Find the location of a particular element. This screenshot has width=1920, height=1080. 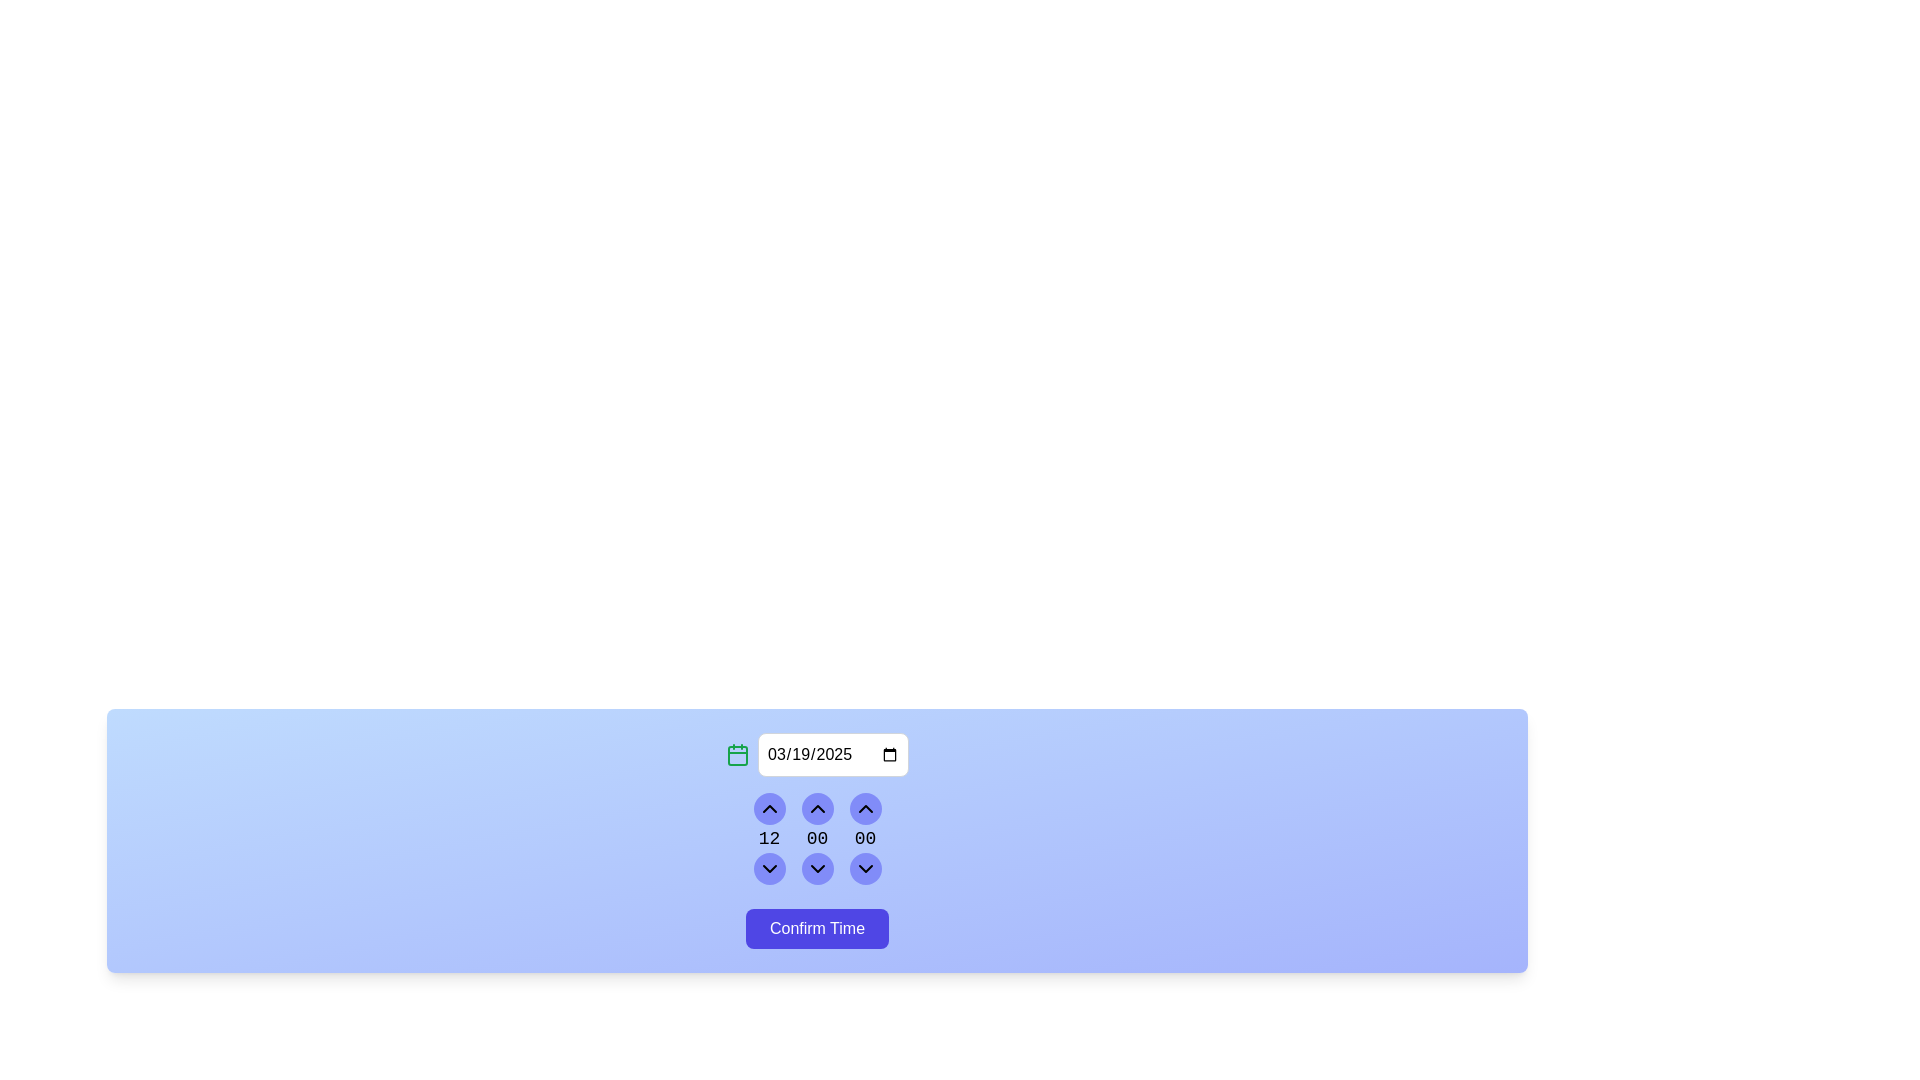

the downward button of the vertically aligned time selector interface to decrease the displayed value from '00' is located at coordinates (817, 839).